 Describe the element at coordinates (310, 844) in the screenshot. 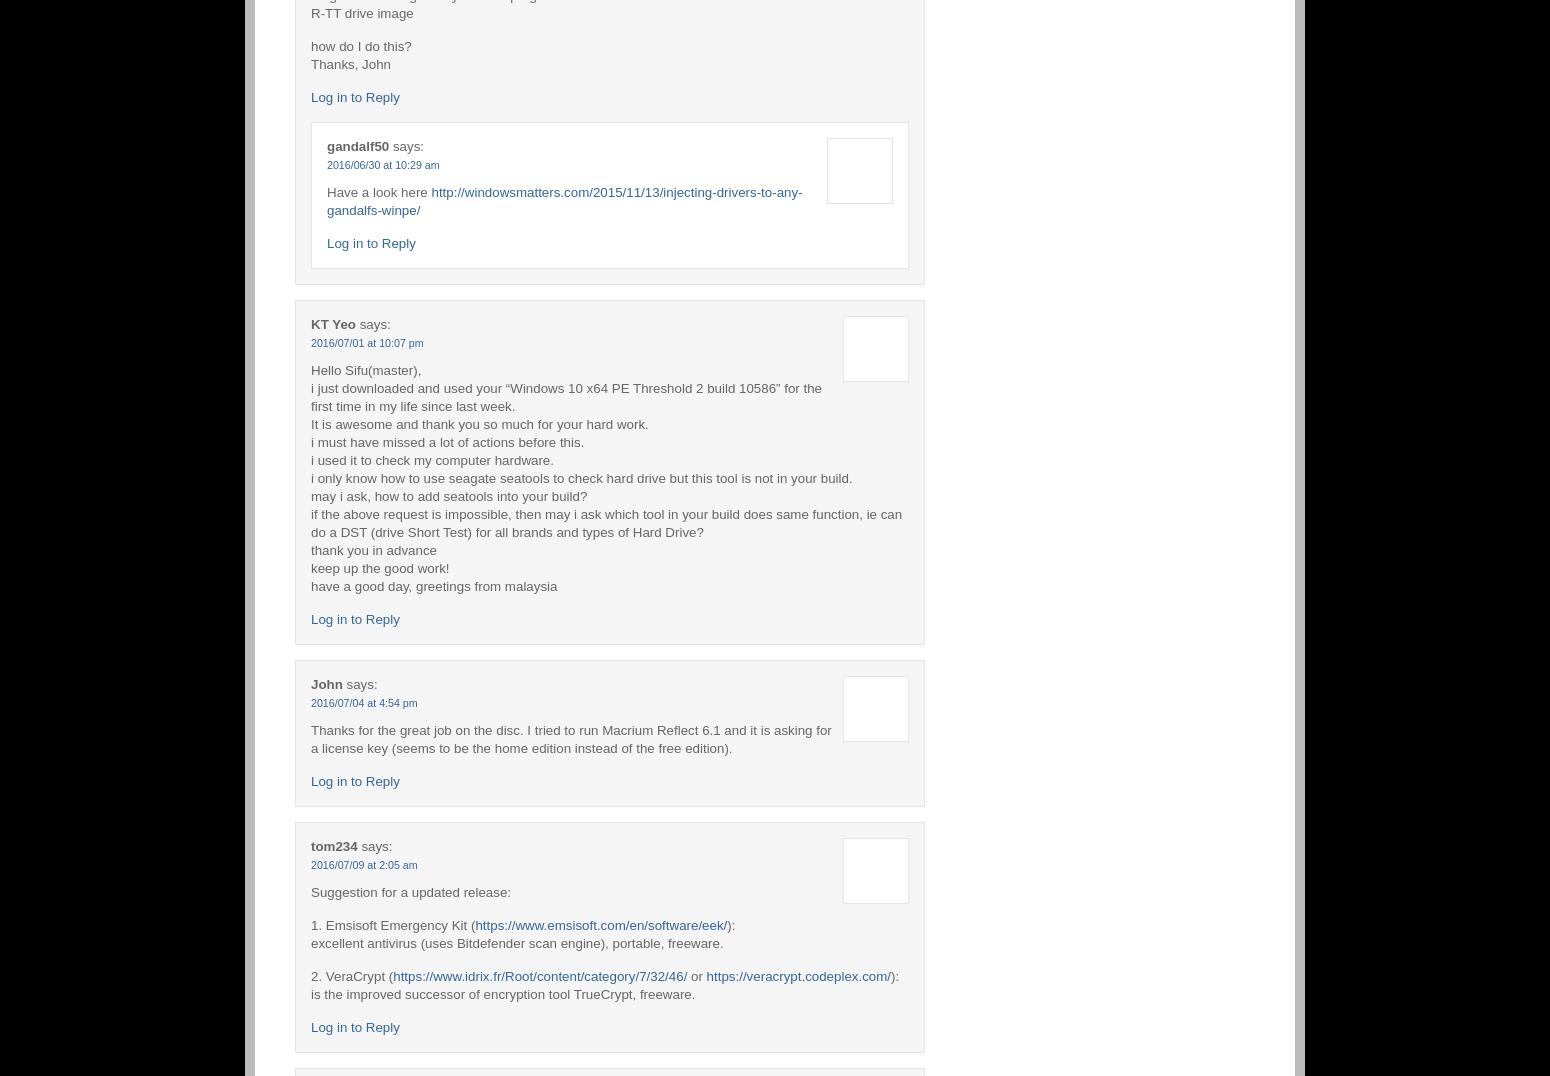

I see `'tom234'` at that location.